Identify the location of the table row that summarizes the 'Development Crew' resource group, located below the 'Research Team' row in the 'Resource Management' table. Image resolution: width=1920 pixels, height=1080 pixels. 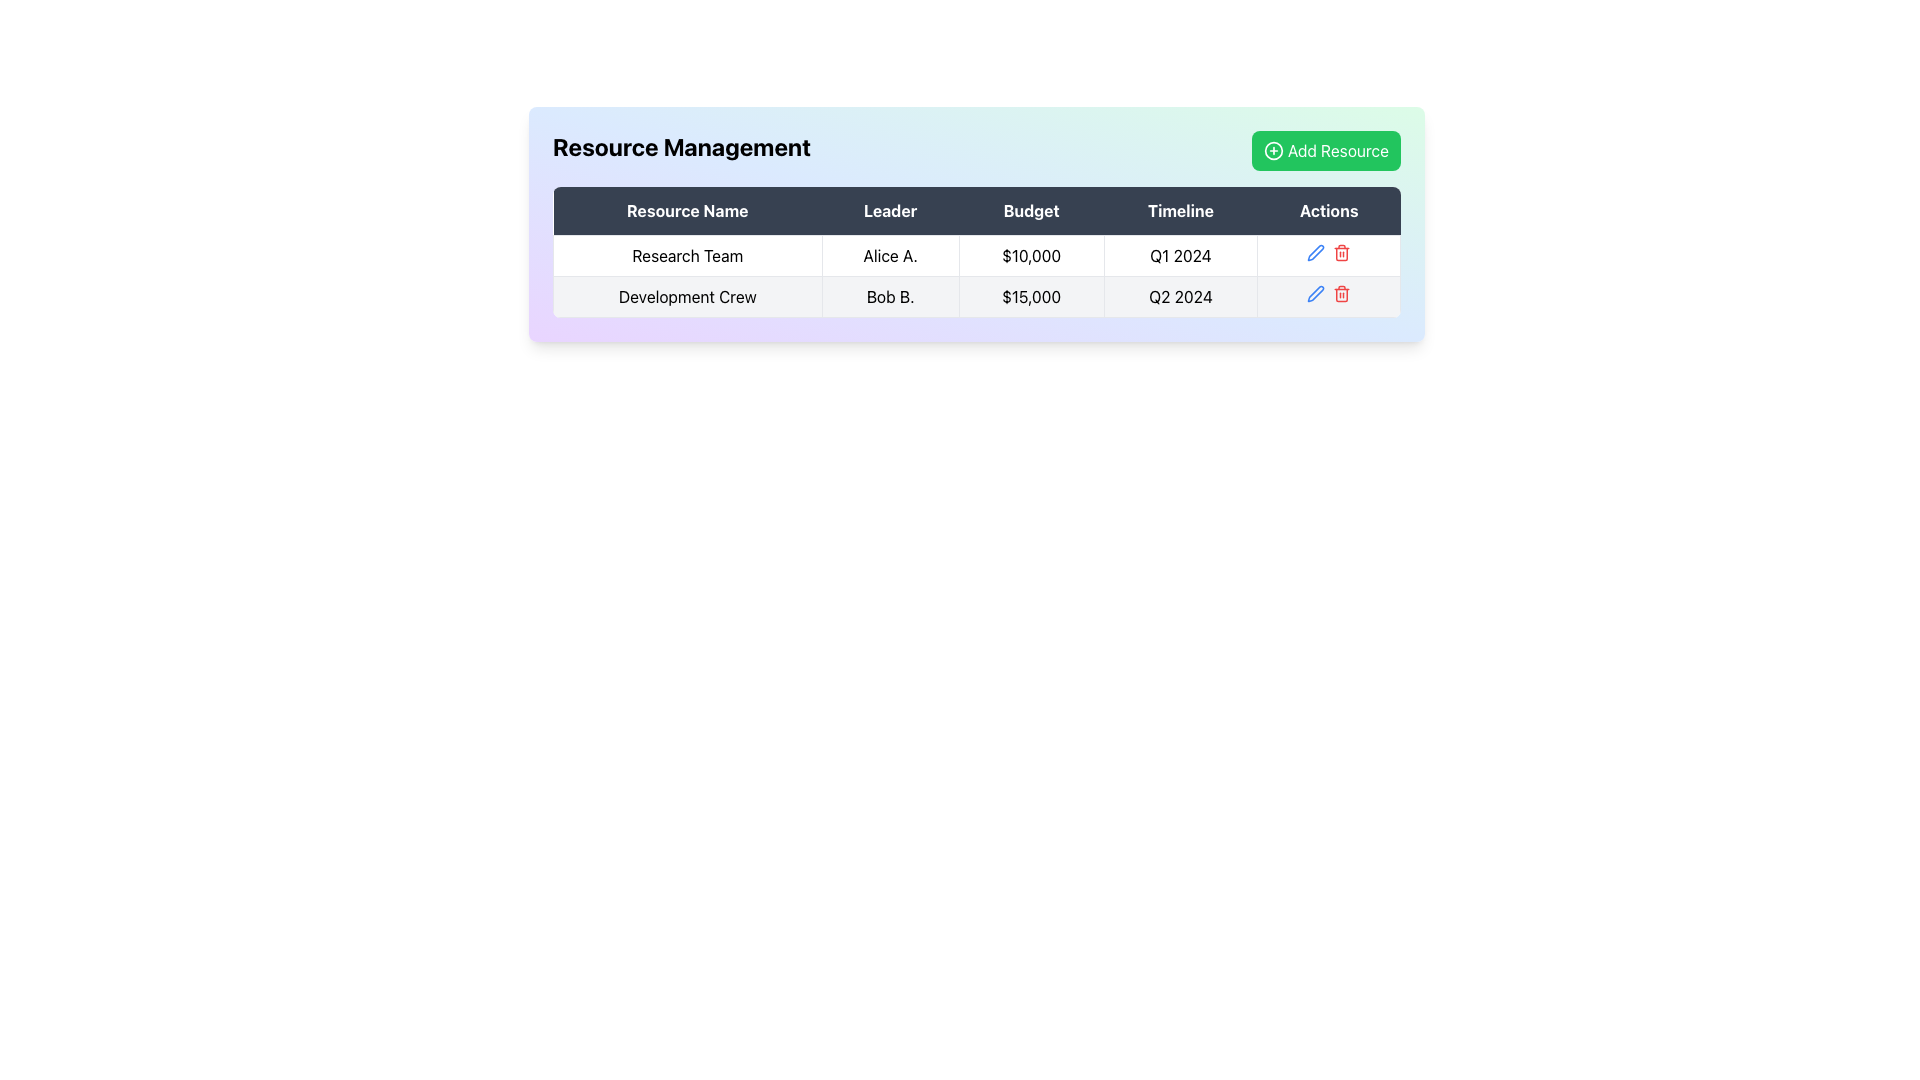
(977, 297).